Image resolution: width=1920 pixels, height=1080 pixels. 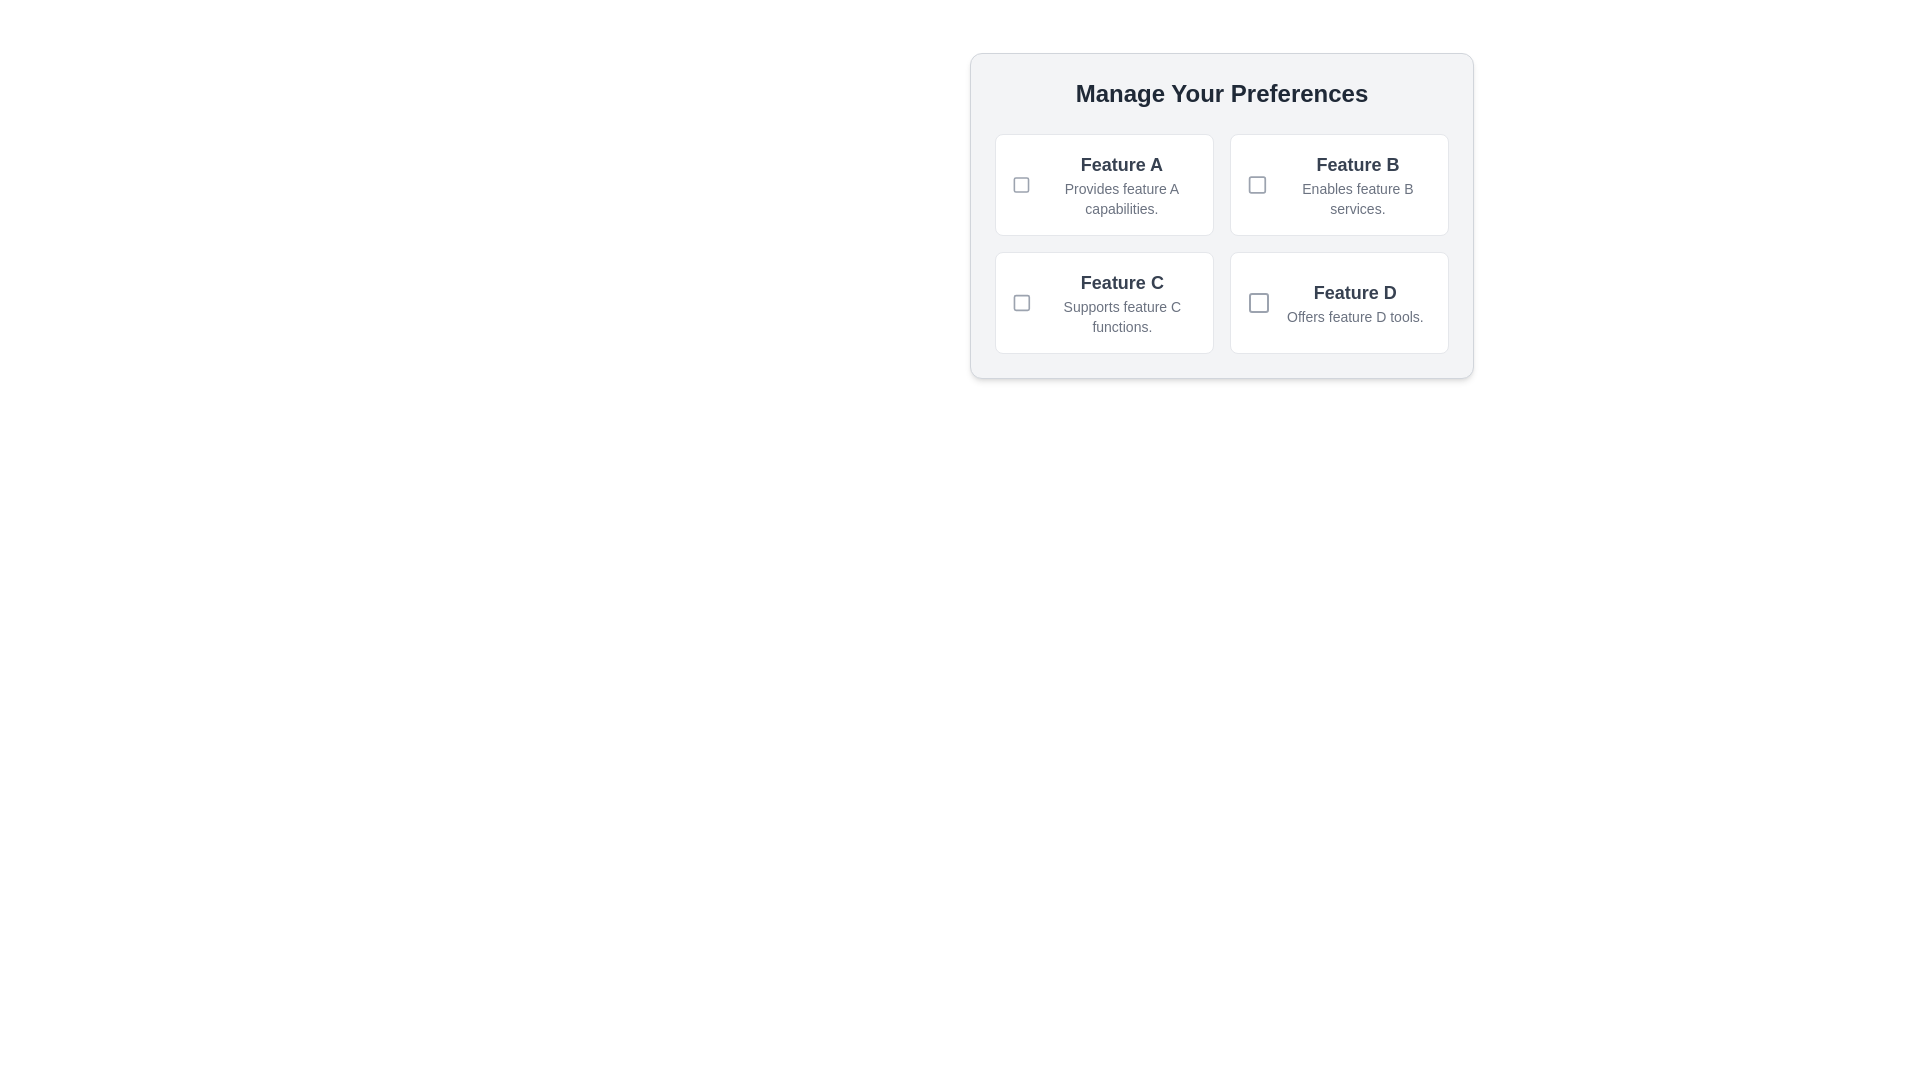 What do you see at coordinates (1021, 185) in the screenshot?
I see `the Checkbox-like icon located on the left side of the 'Feature A' title text` at bounding box center [1021, 185].